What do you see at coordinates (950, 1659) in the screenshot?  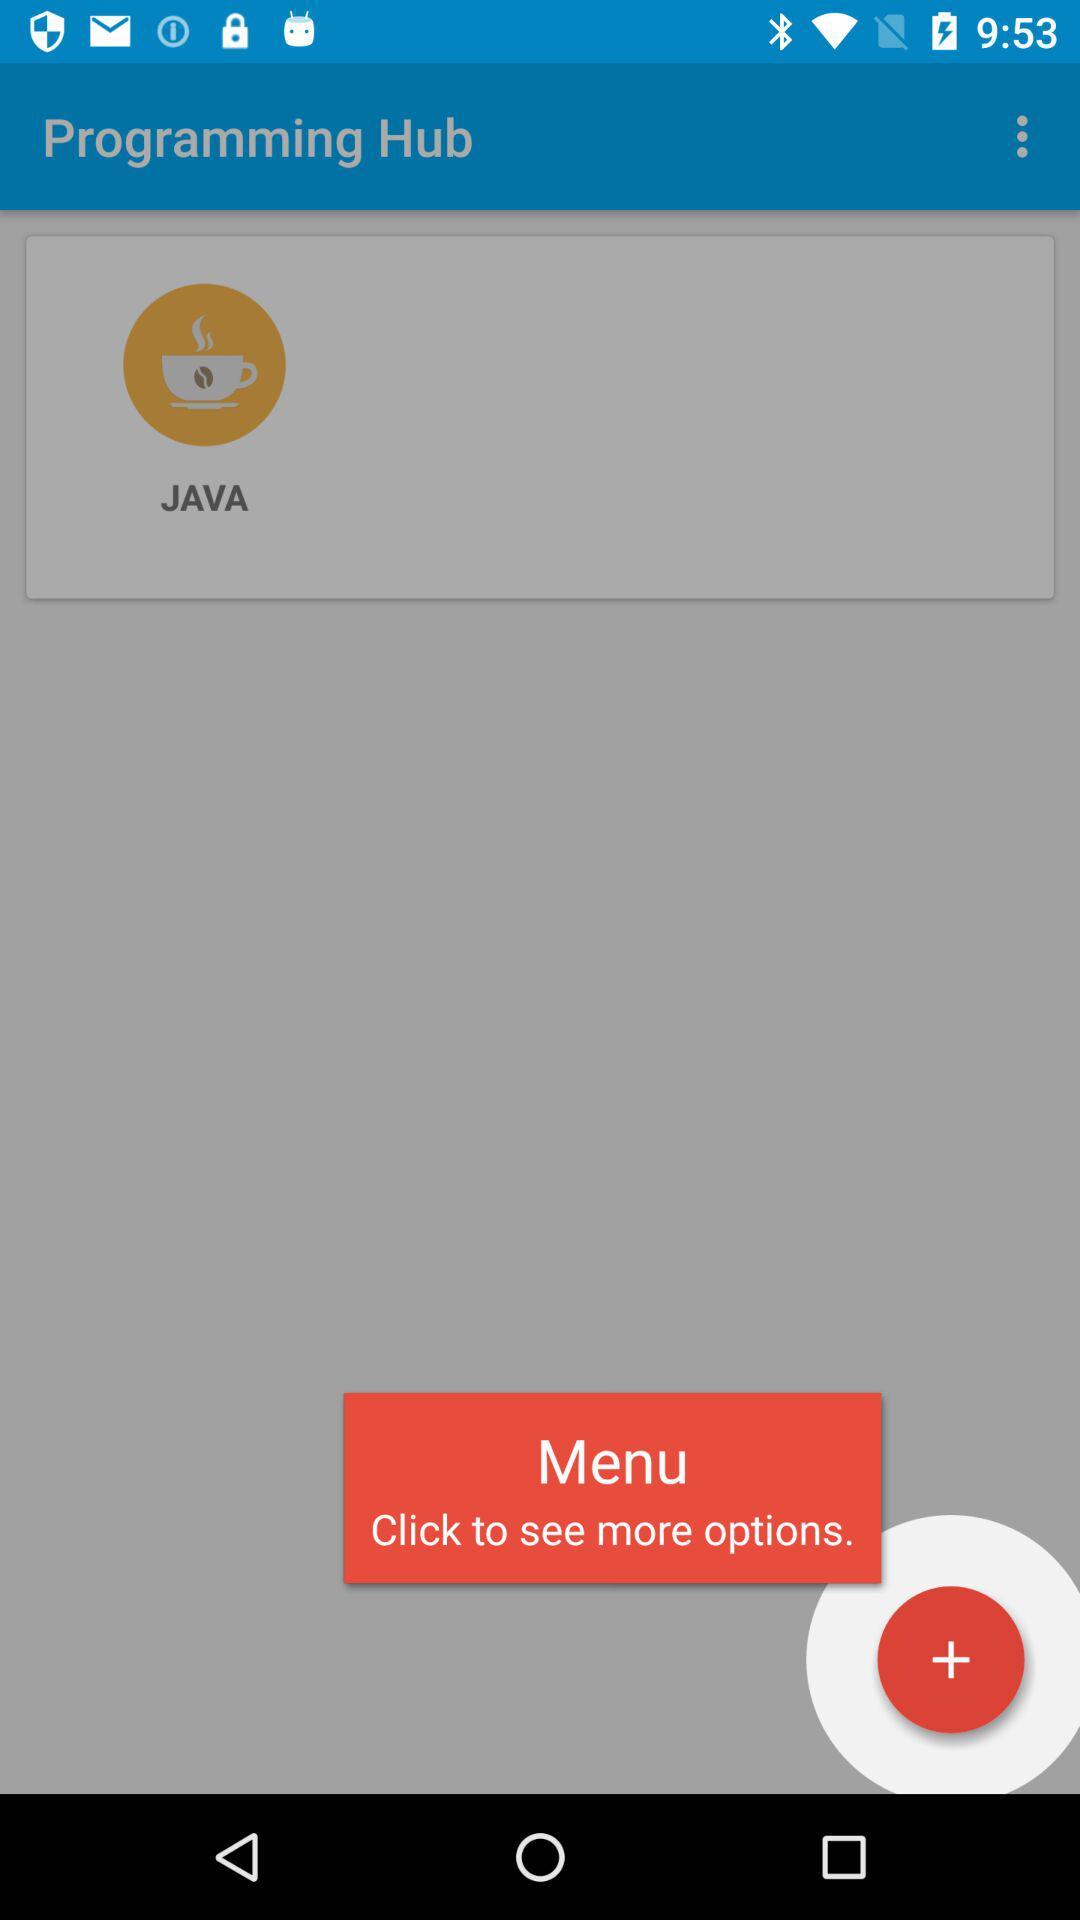 I see `the add icon` at bounding box center [950, 1659].